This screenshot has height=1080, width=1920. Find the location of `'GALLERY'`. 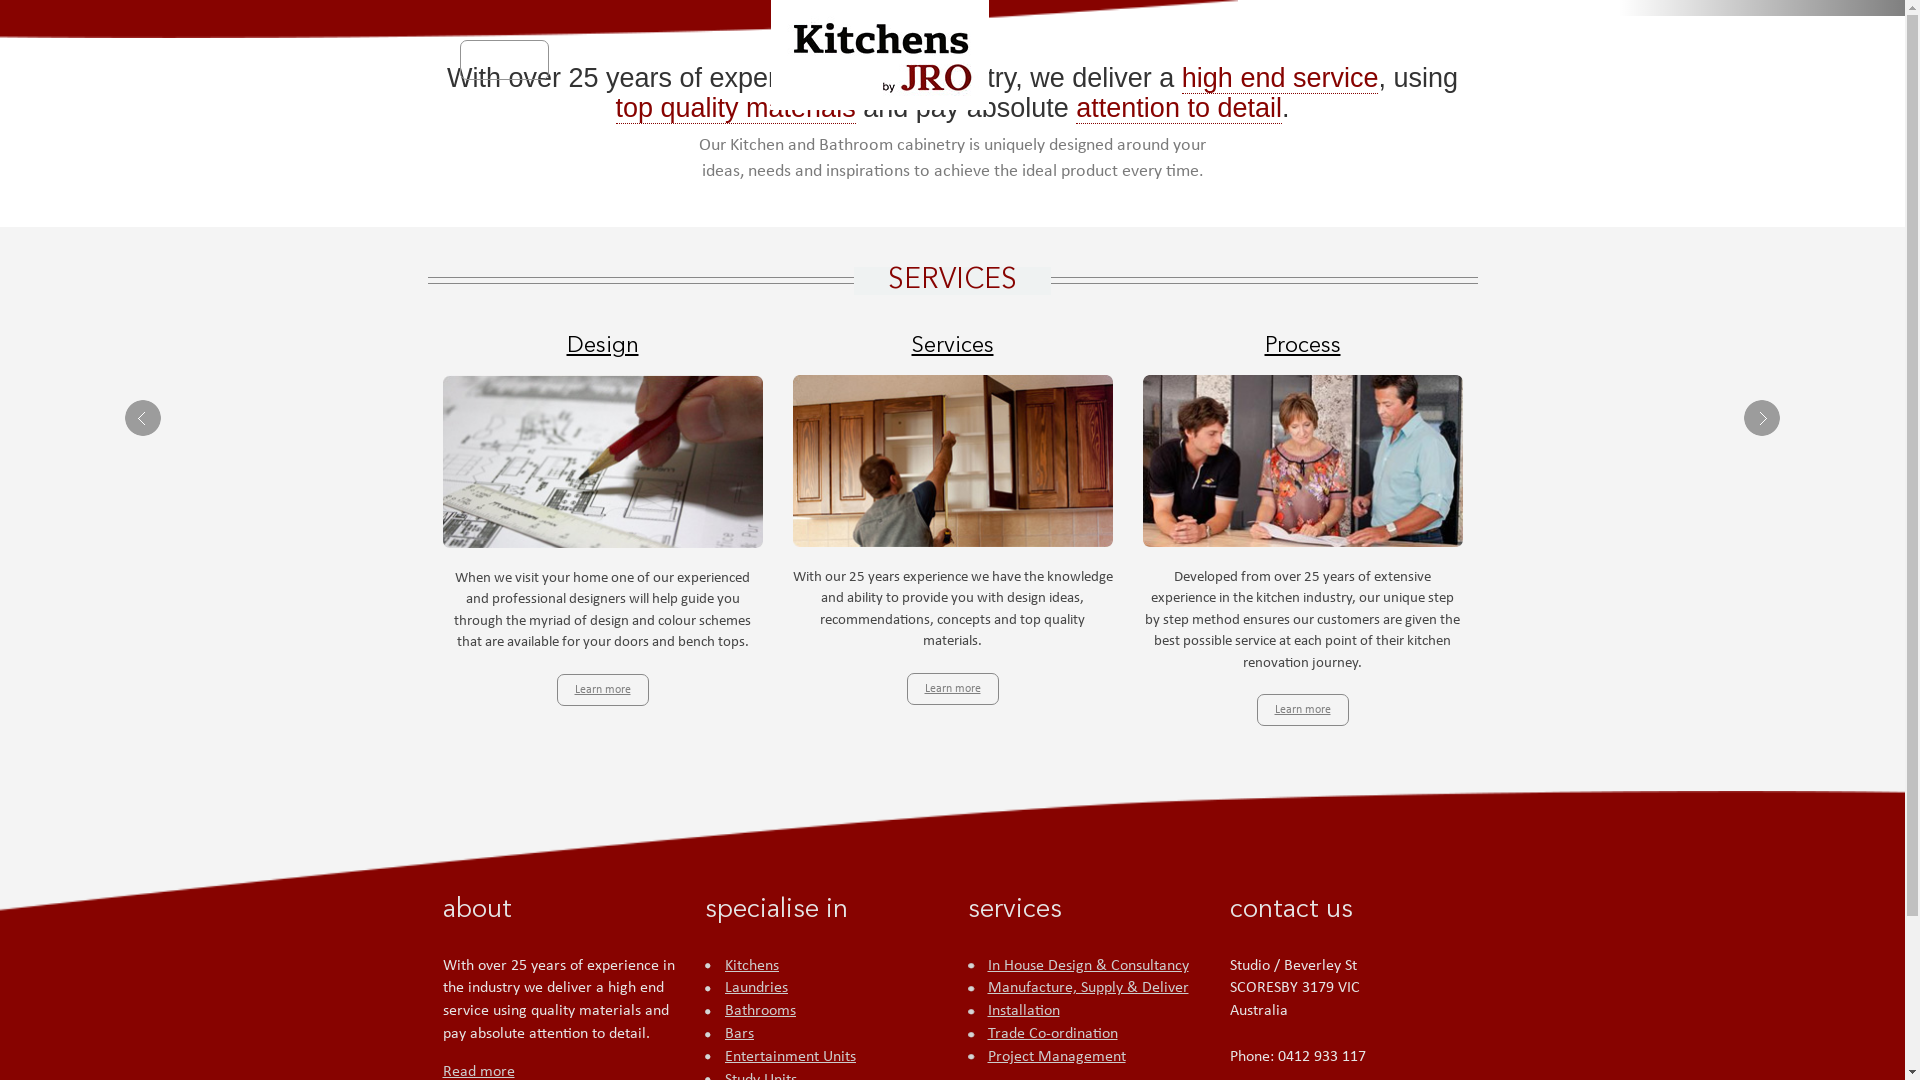

'GALLERY' is located at coordinates (1271, 59).